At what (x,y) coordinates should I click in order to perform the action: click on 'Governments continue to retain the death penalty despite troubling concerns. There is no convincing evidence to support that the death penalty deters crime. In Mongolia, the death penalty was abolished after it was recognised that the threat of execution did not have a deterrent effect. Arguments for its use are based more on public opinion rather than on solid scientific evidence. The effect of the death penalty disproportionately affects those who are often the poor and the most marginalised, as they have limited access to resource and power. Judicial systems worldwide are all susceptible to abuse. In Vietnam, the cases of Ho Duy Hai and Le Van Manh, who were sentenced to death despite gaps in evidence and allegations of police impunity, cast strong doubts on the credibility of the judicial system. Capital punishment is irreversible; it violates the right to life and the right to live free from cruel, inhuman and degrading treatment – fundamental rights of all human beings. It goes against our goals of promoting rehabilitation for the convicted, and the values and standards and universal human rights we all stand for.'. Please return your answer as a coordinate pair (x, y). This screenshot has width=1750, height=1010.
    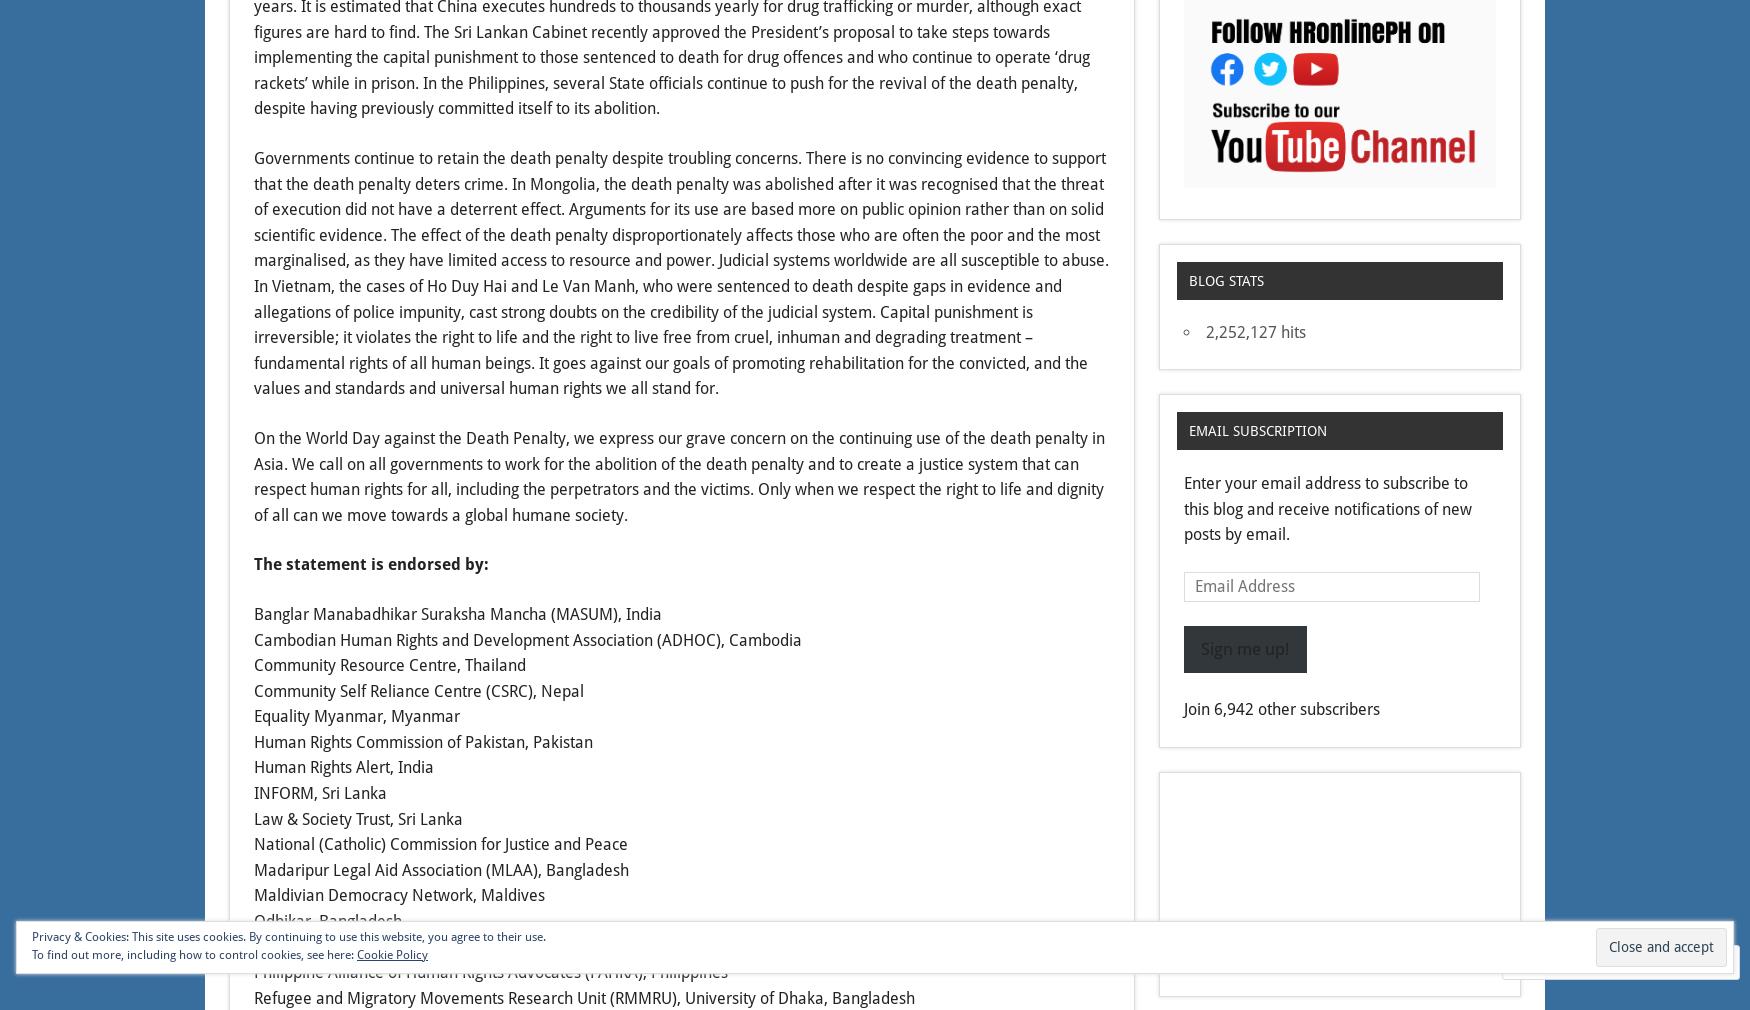
    Looking at the image, I should click on (680, 273).